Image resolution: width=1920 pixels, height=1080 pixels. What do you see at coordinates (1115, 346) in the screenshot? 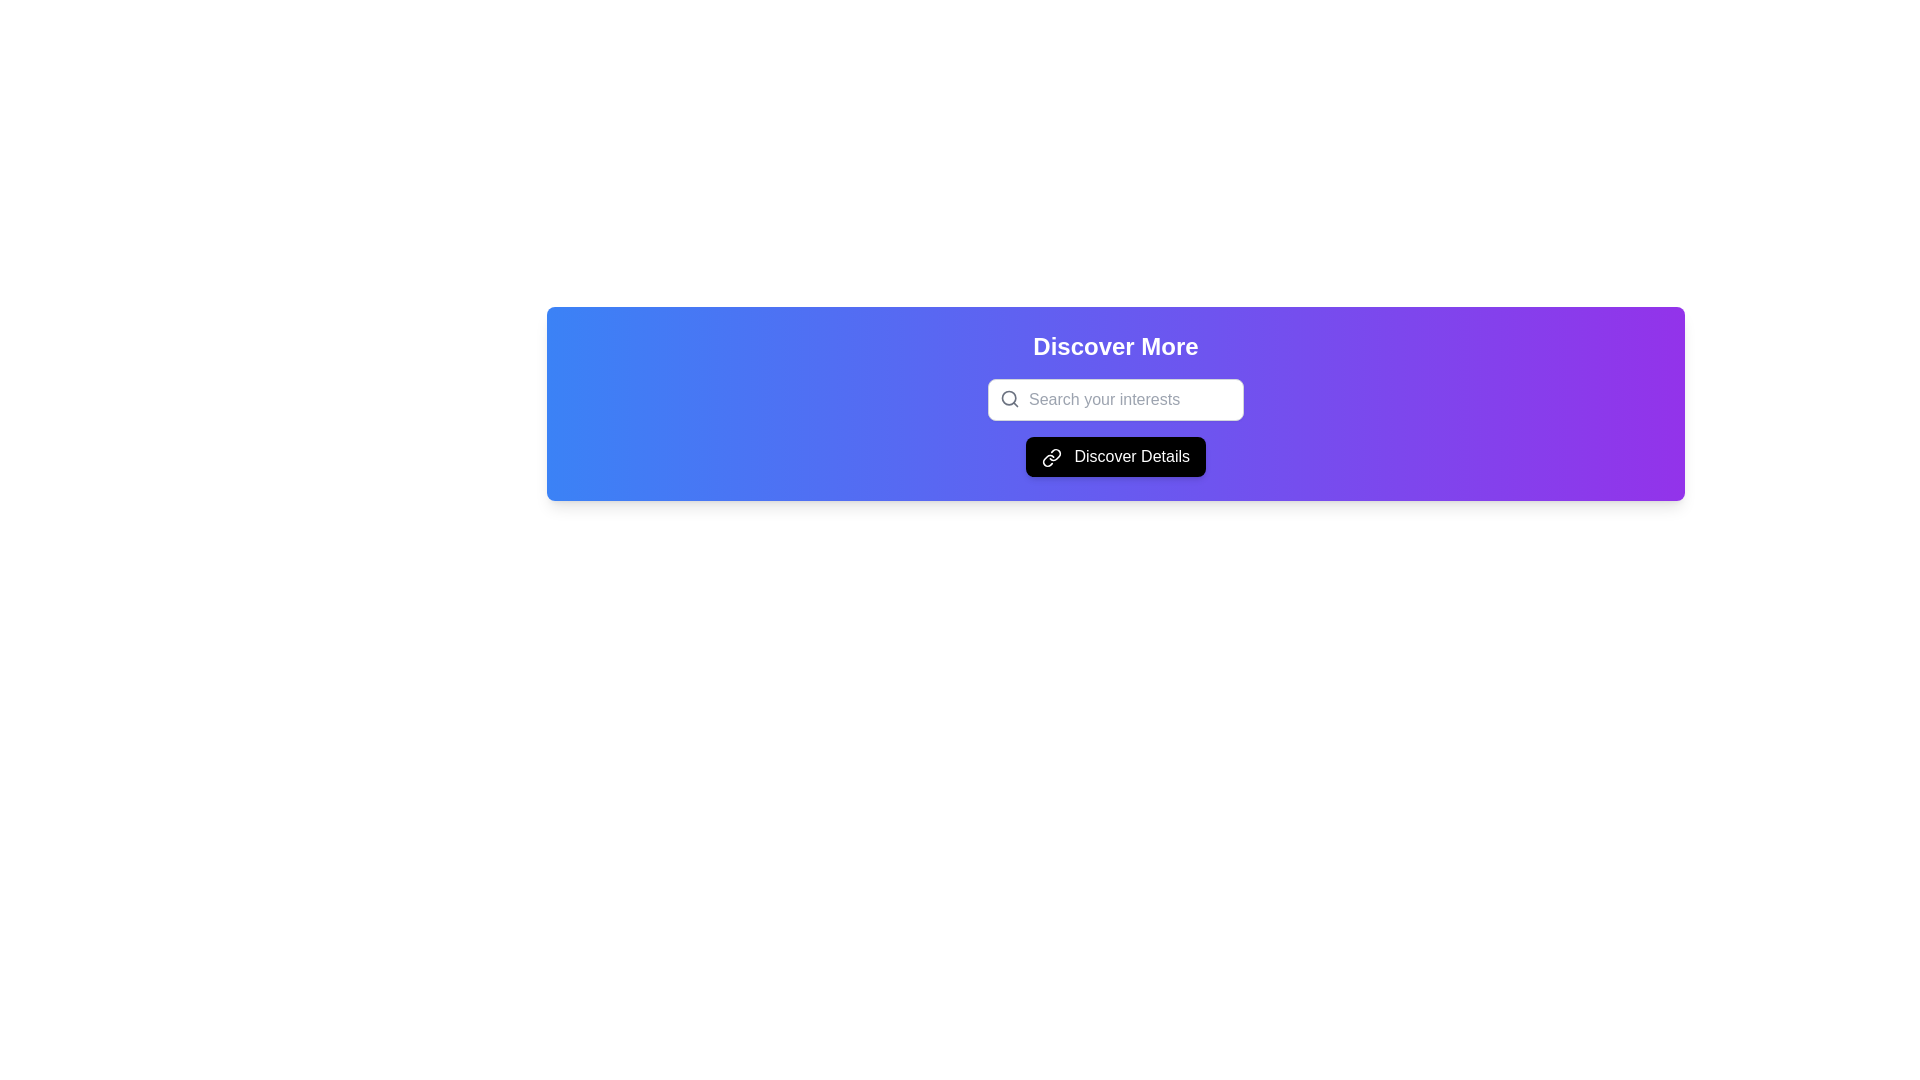
I see `the Text Label that serves as a header or title, located above the search bar and the 'Discover Details' button` at bounding box center [1115, 346].